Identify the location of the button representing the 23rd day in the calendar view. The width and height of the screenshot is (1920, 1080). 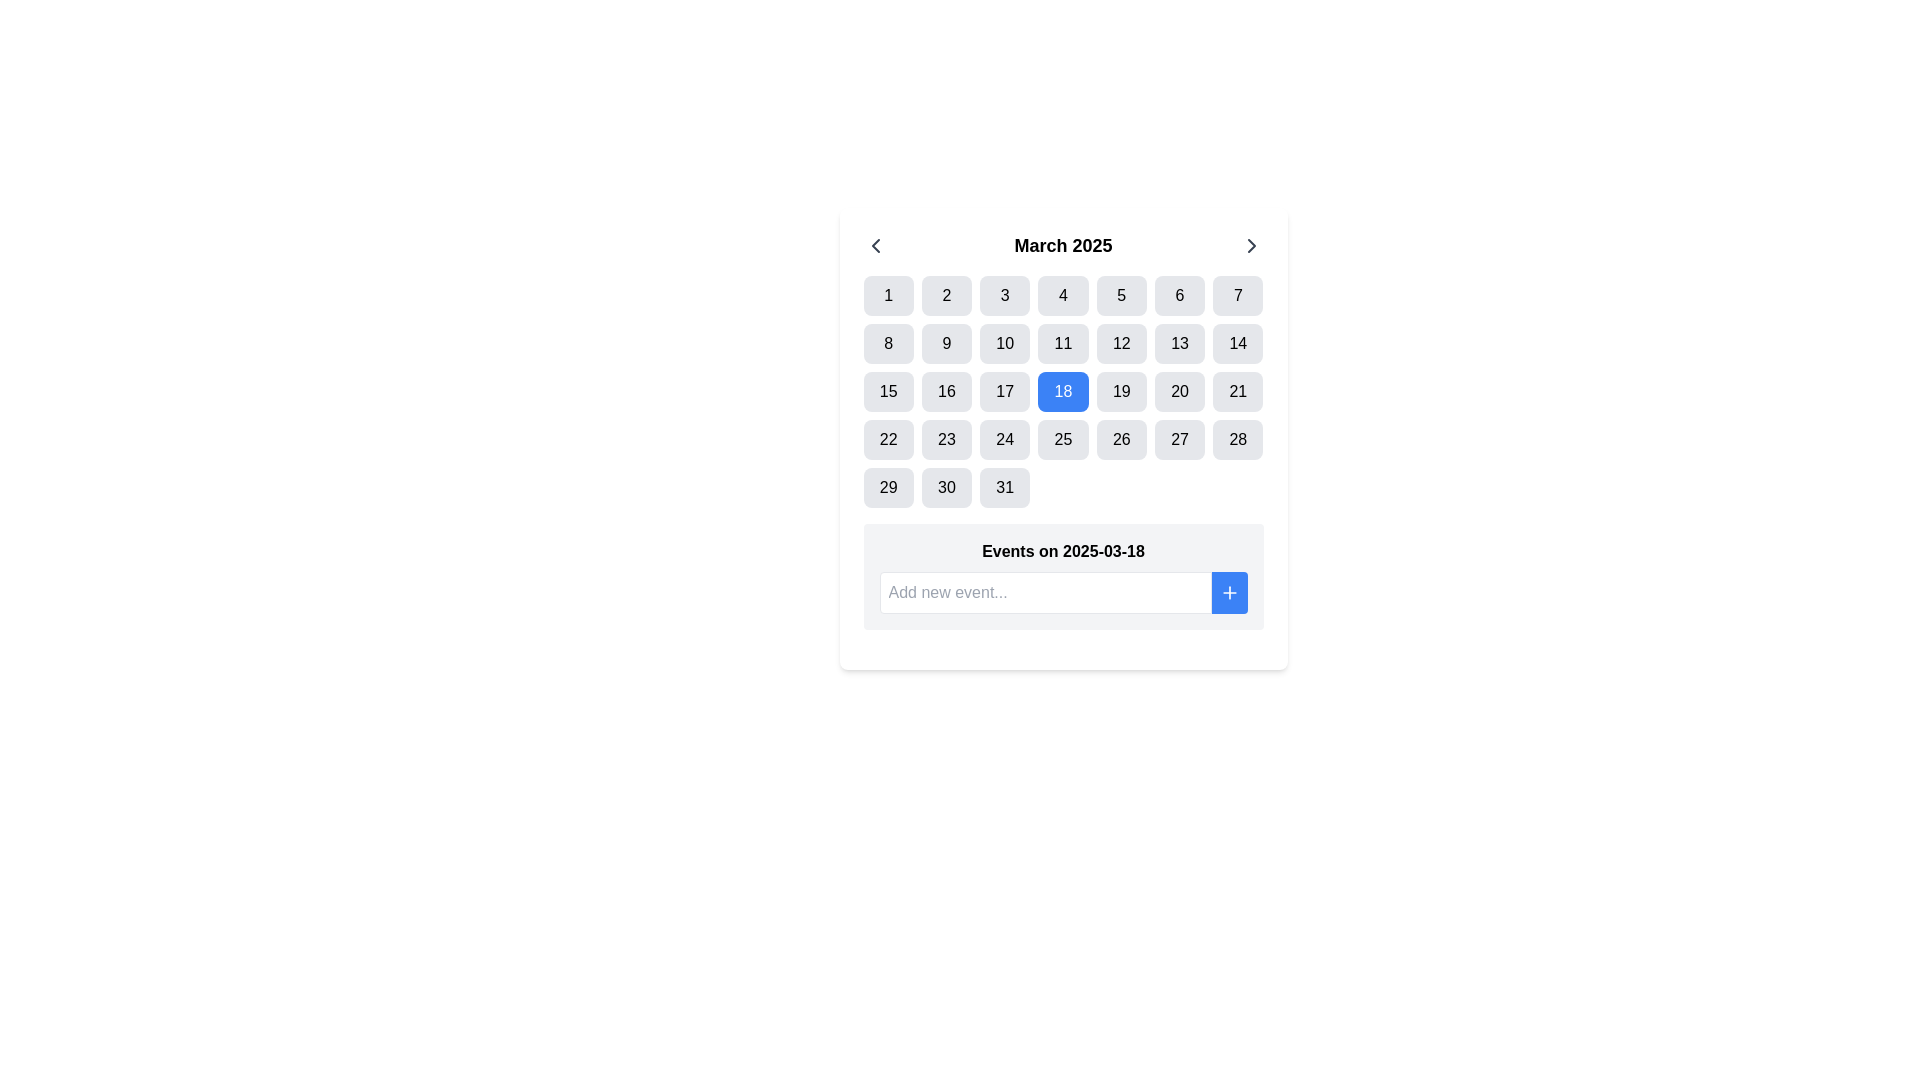
(945, 438).